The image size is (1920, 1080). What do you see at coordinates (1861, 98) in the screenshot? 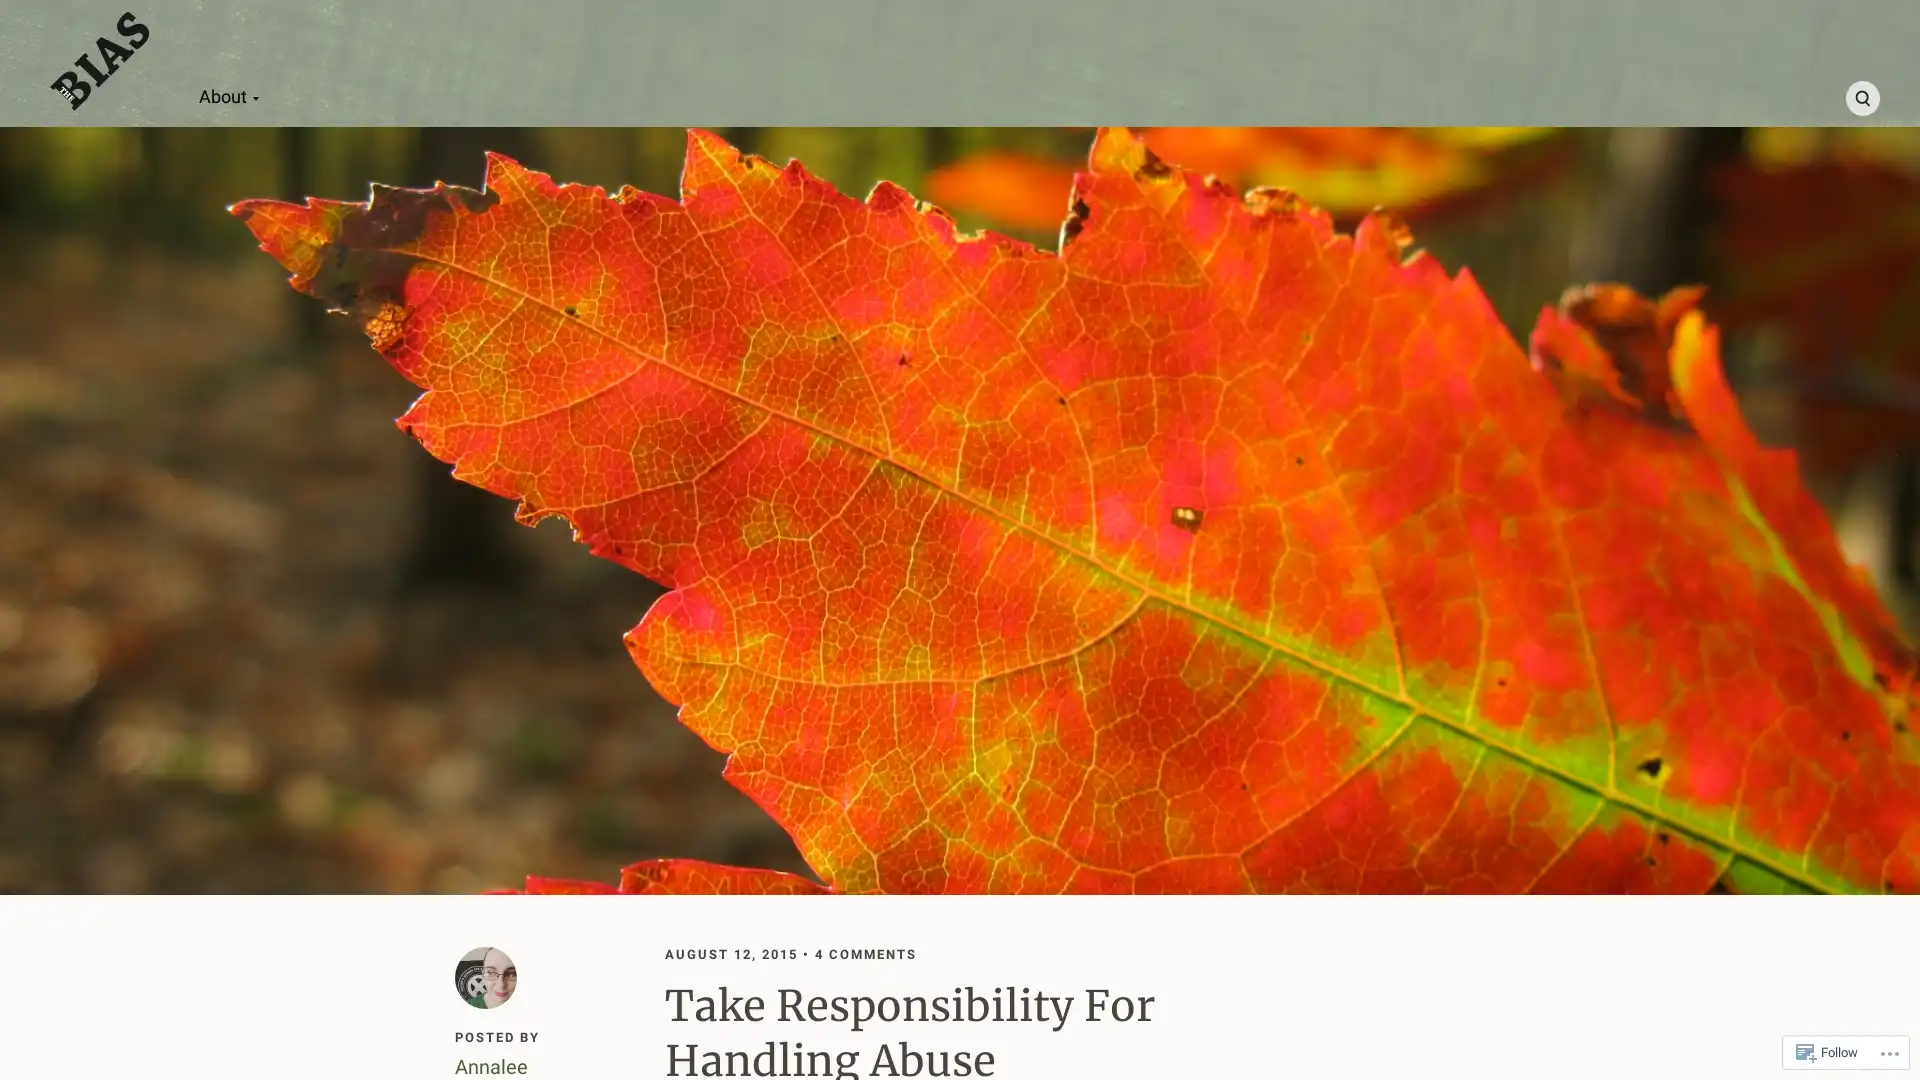
I see `Search` at bounding box center [1861, 98].